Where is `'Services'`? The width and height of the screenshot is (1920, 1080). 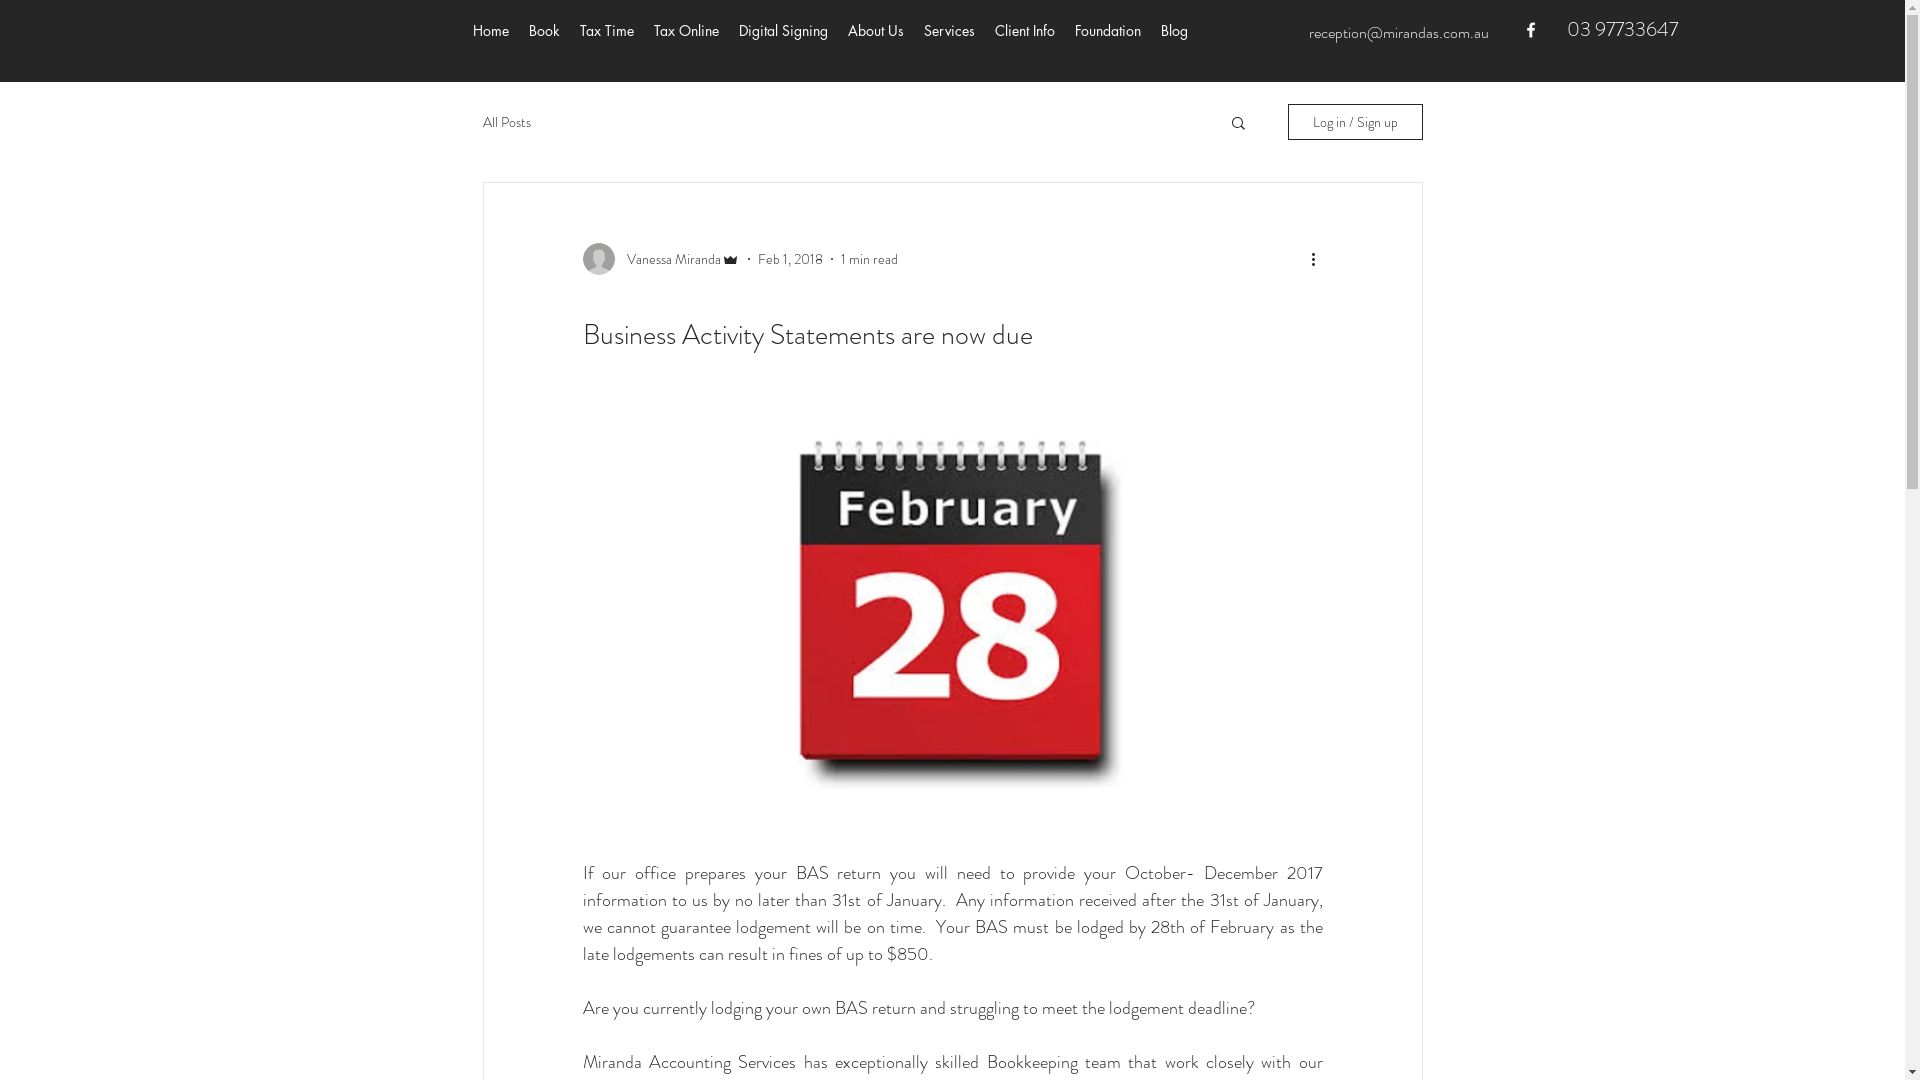 'Services' is located at coordinates (912, 30).